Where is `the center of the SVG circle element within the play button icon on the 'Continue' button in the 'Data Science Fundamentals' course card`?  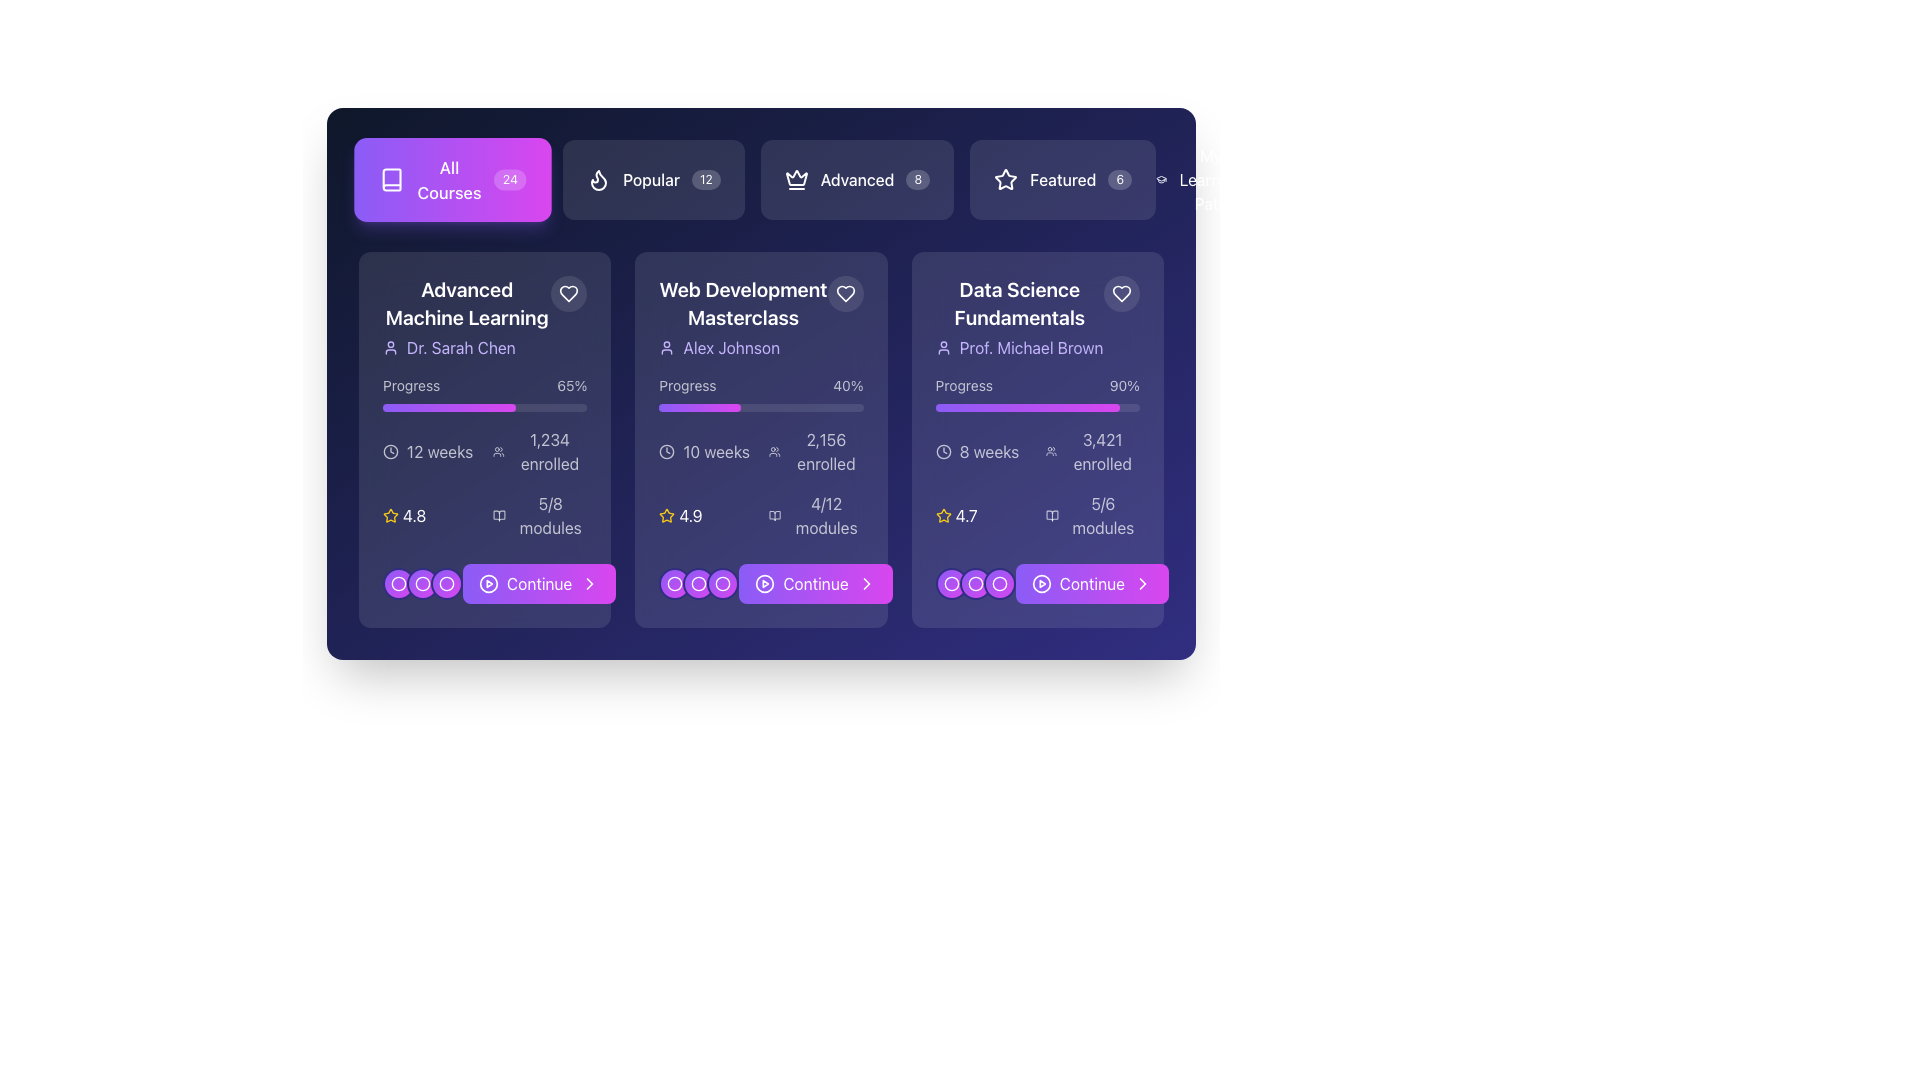
the center of the SVG circle element within the play button icon on the 'Continue' button in the 'Data Science Fundamentals' course card is located at coordinates (1040, 583).